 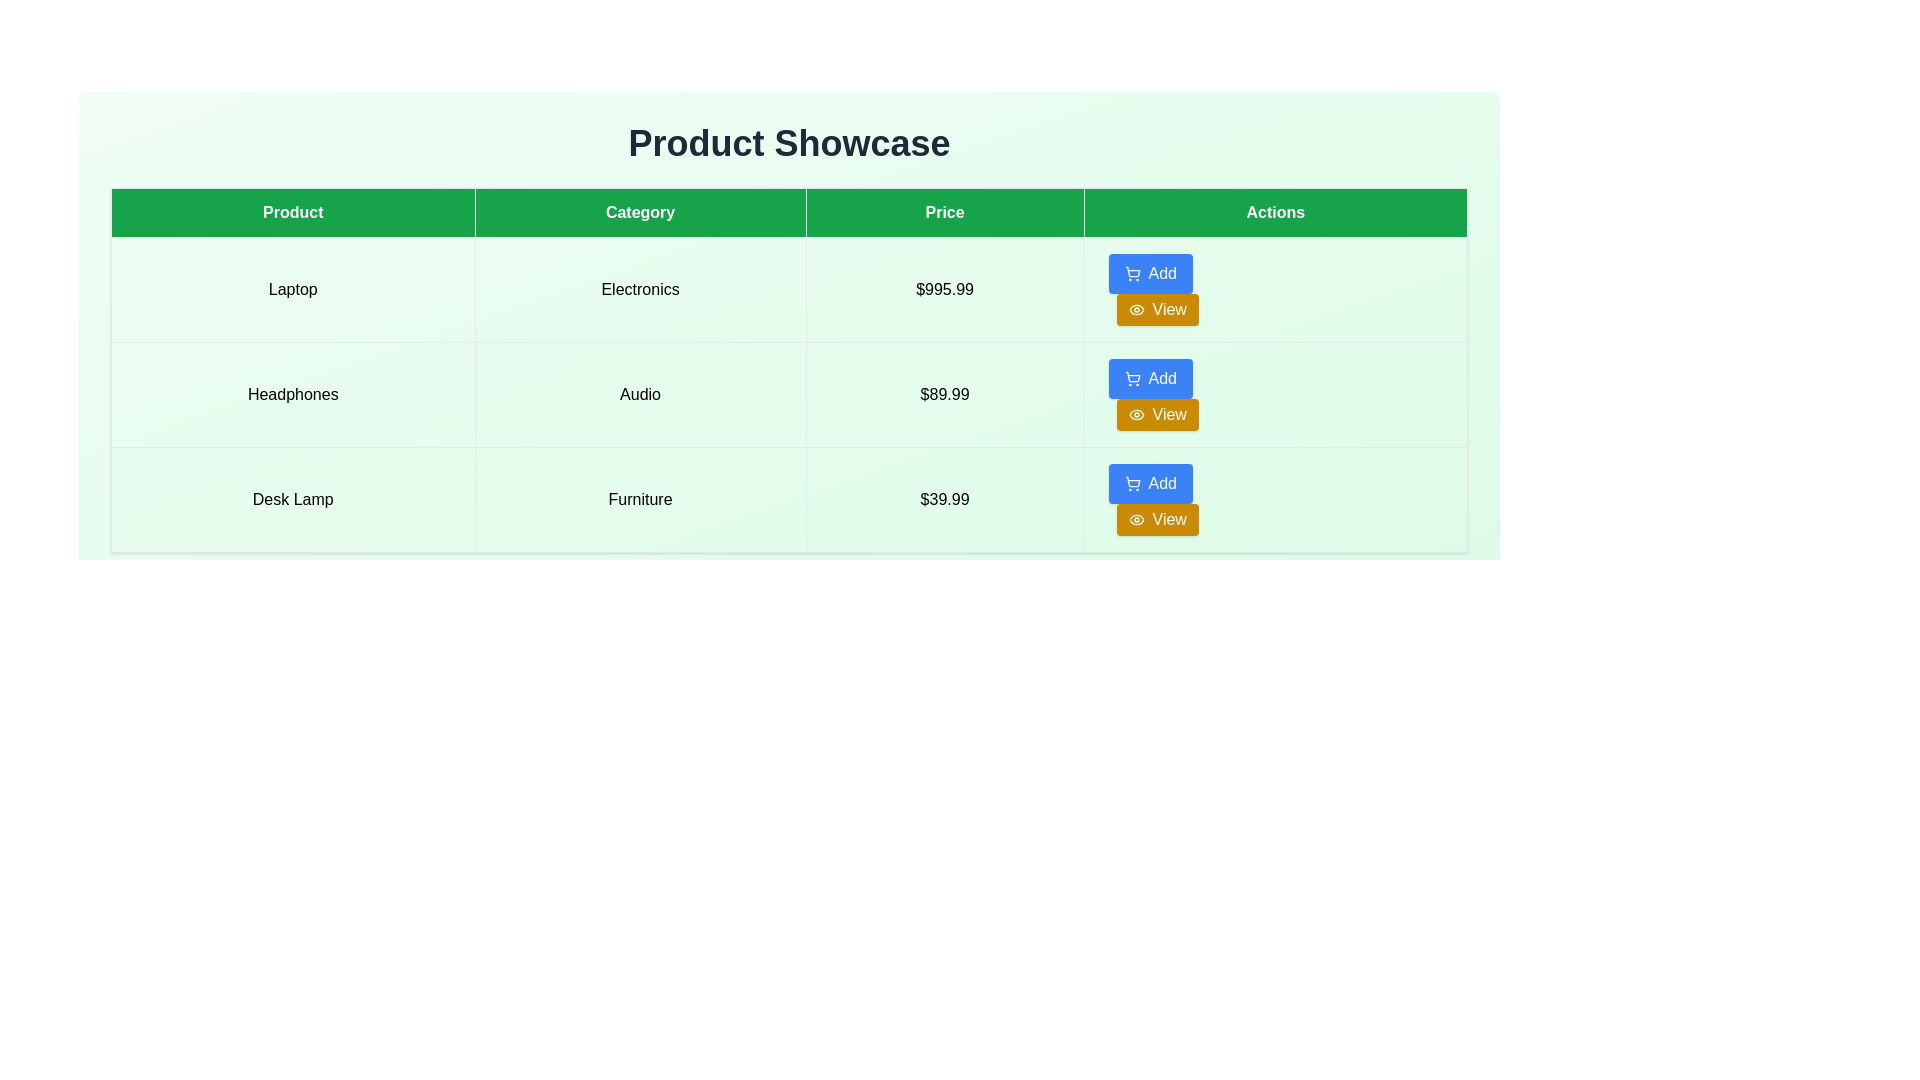 What do you see at coordinates (1274, 212) in the screenshot?
I see `the 'Actions' table header, which is the fourth header in the row, located on the far right after the 'Price' header` at bounding box center [1274, 212].